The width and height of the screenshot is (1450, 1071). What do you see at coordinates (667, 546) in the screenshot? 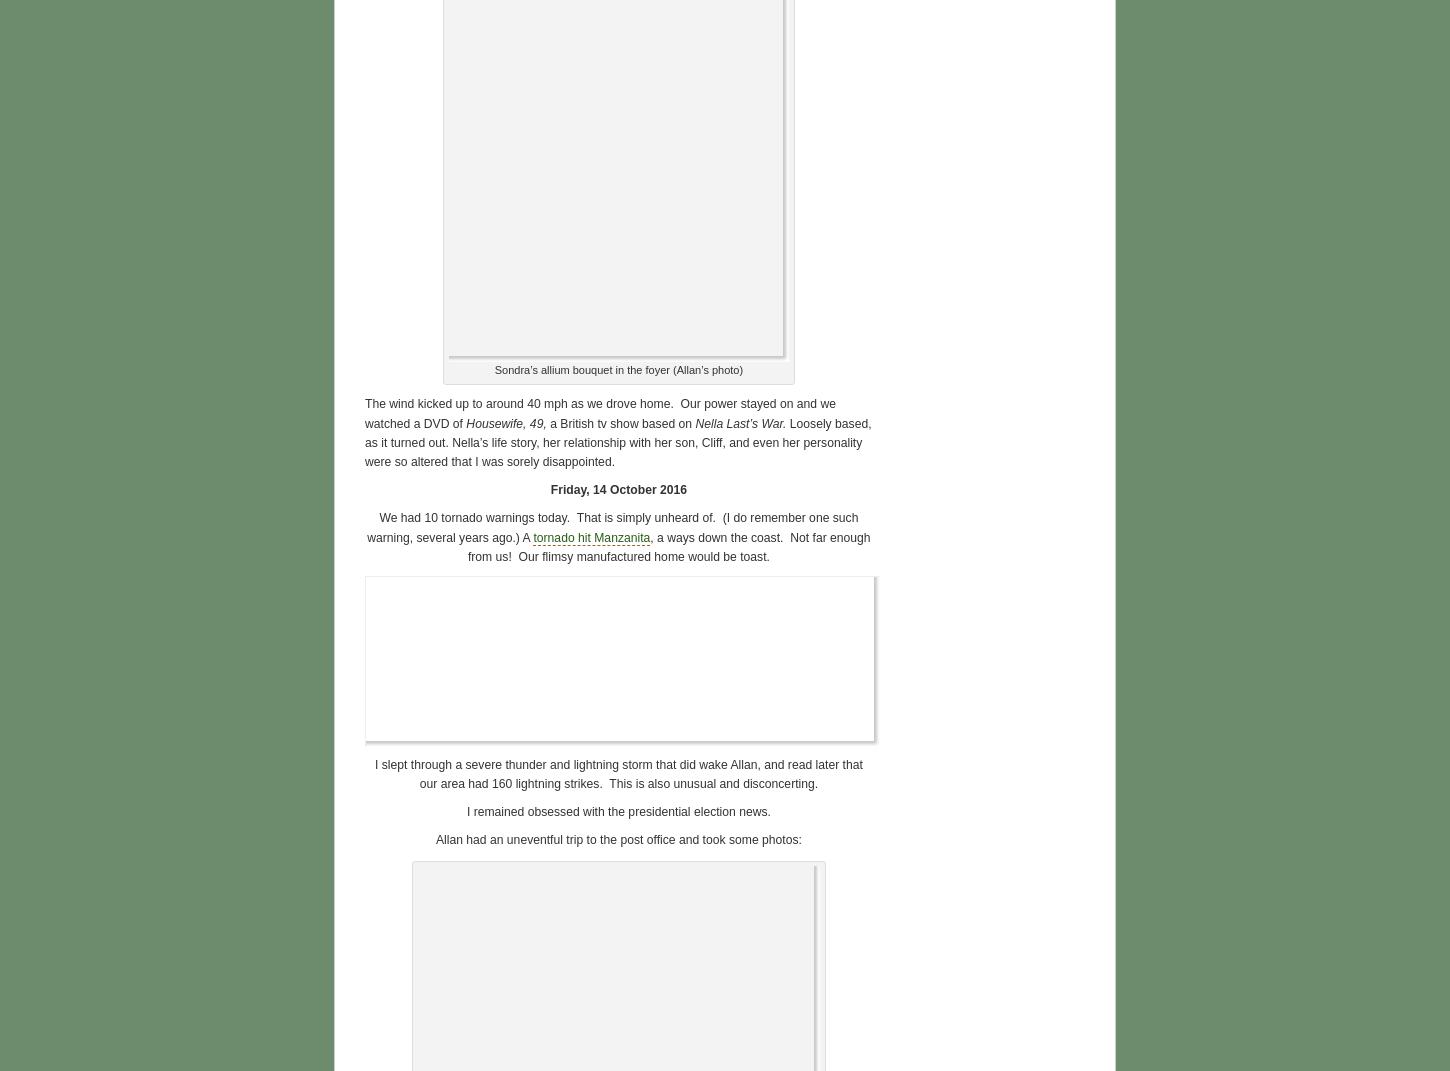
I see `', a ways down the coast.  Not far enough from us!  Our flimsy manufactured home would be toast.'` at bounding box center [667, 546].